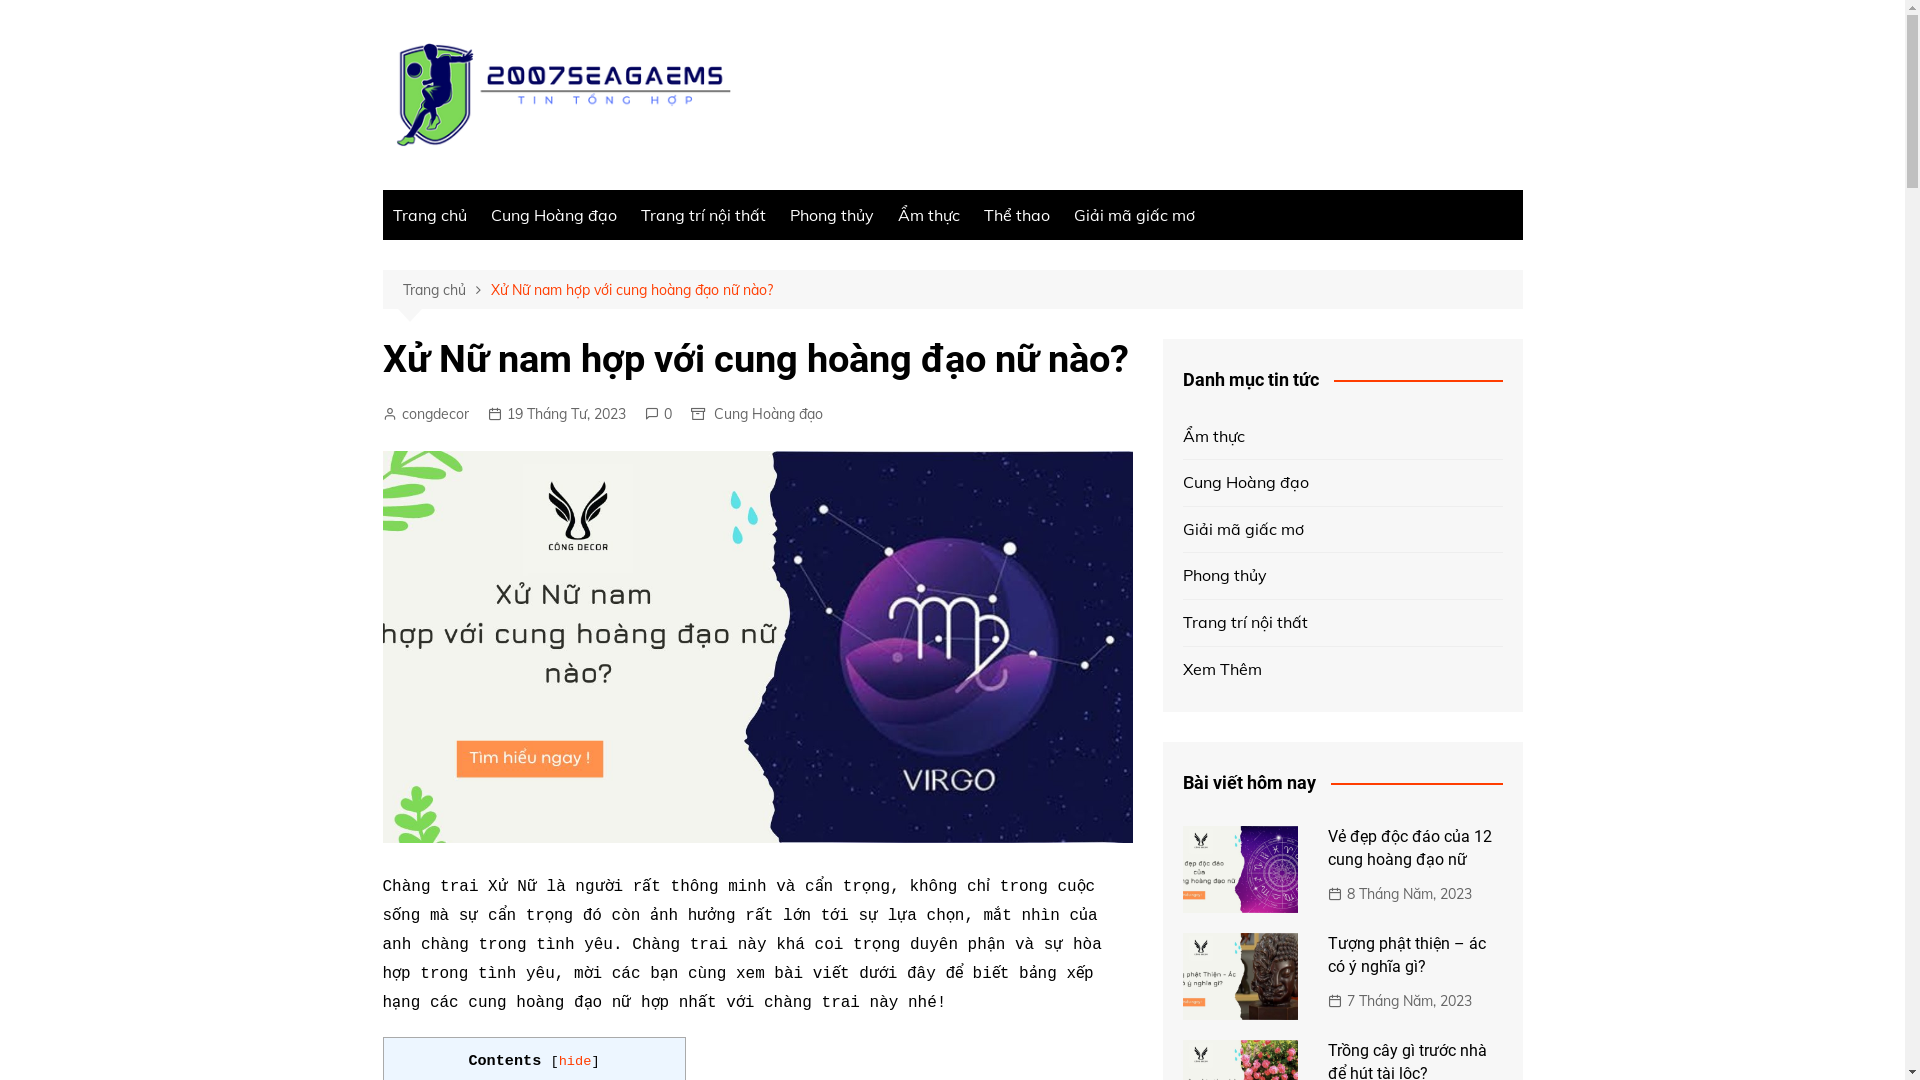  Describe the element at coordinates (574, 1060) in the screenshot. I see `'hide'` at that location.